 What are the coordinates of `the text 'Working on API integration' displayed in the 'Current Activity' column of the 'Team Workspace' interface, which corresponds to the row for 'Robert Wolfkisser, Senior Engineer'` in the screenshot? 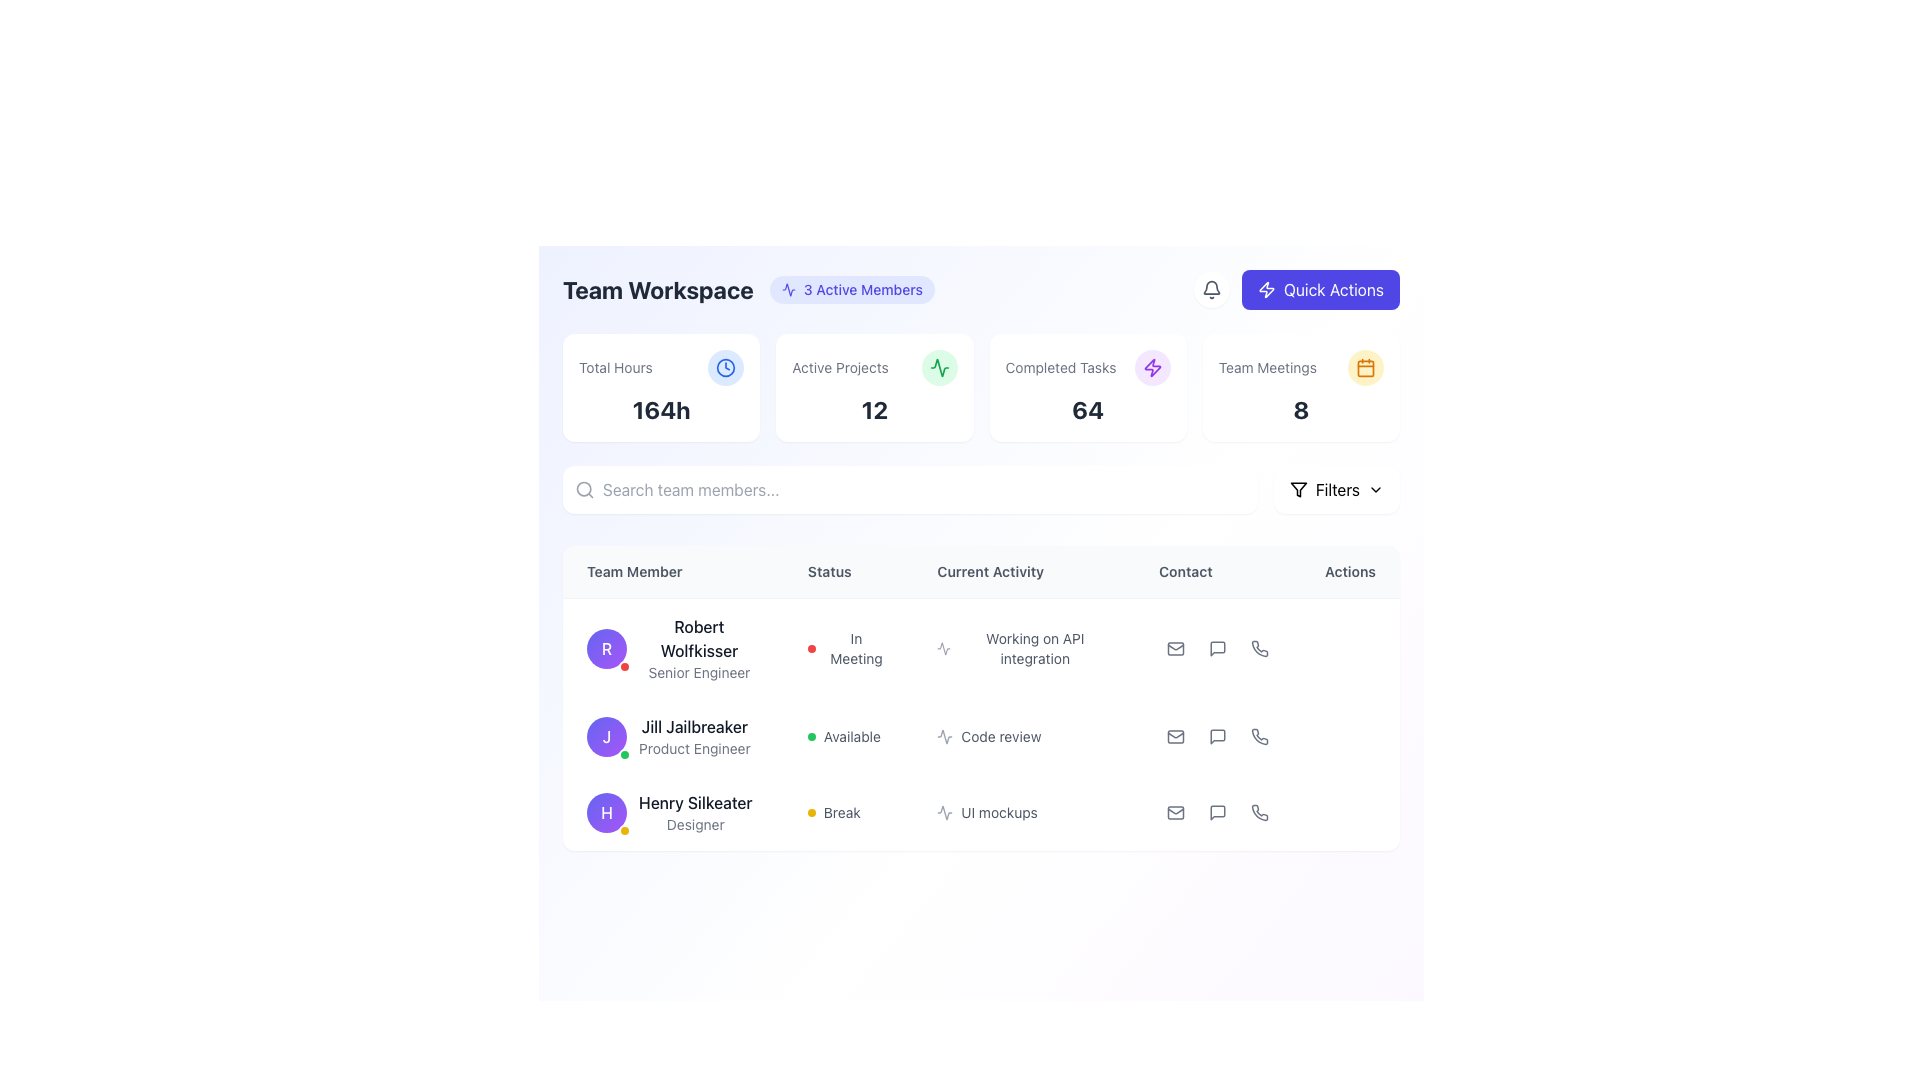 It's located at (1024, 648).